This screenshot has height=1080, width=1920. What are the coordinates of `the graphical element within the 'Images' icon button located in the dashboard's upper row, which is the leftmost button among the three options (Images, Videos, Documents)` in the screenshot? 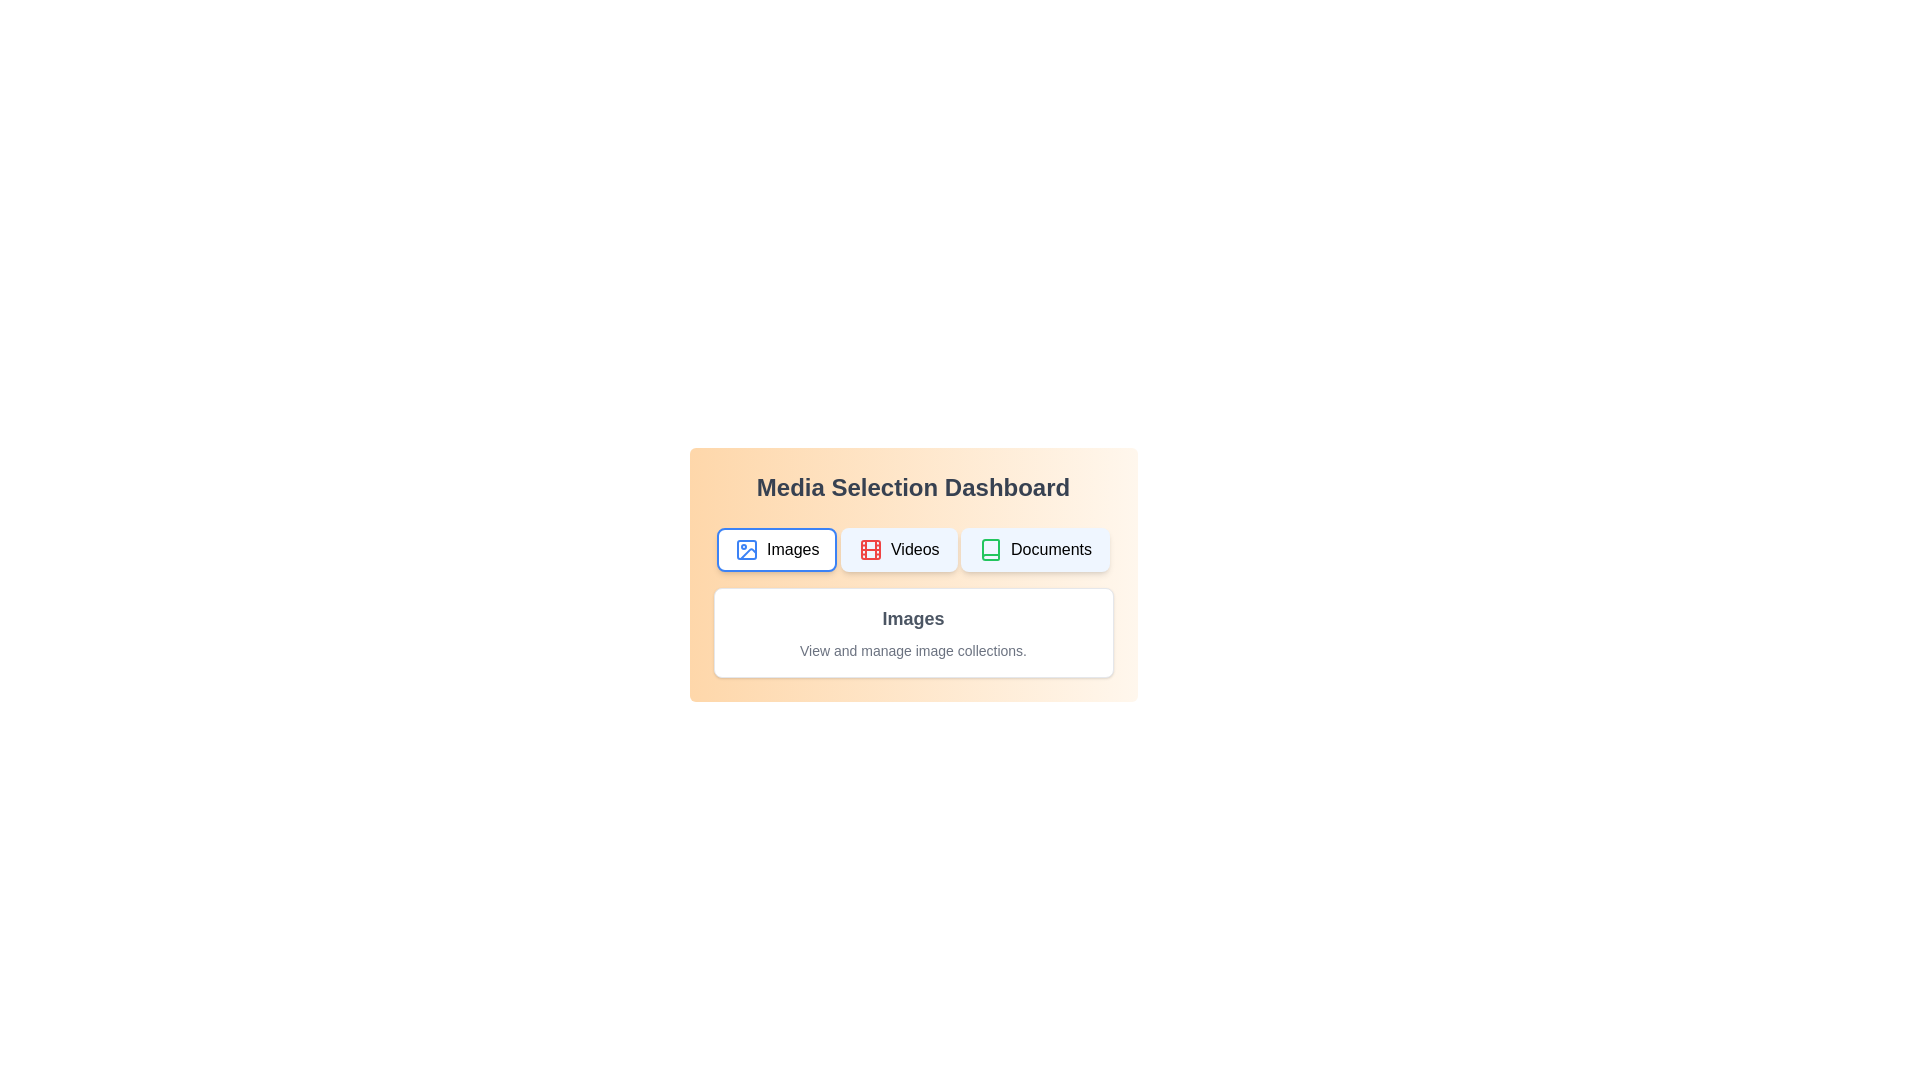 It's located at (746, 550).